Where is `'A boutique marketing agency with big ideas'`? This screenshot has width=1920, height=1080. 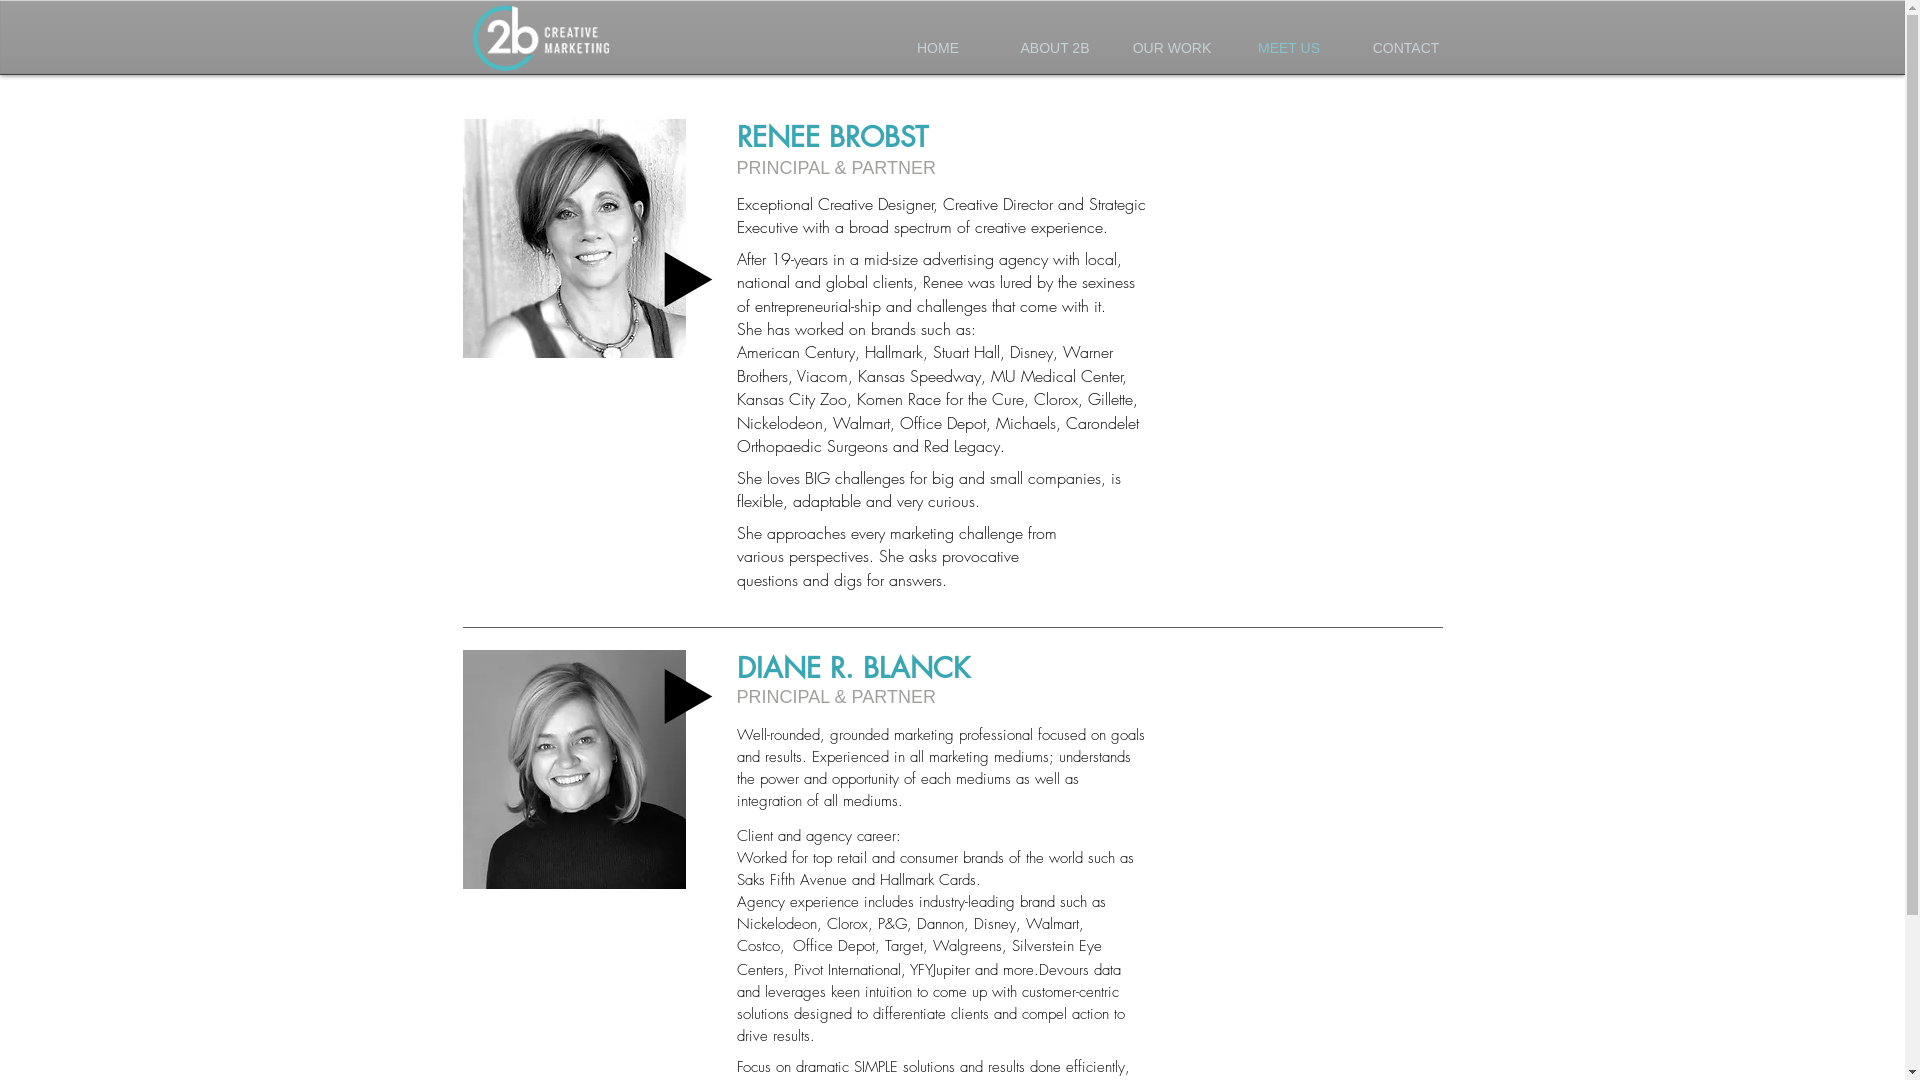
'A boutique marketing agency with big ideas' is located at coordinates (542, 41).